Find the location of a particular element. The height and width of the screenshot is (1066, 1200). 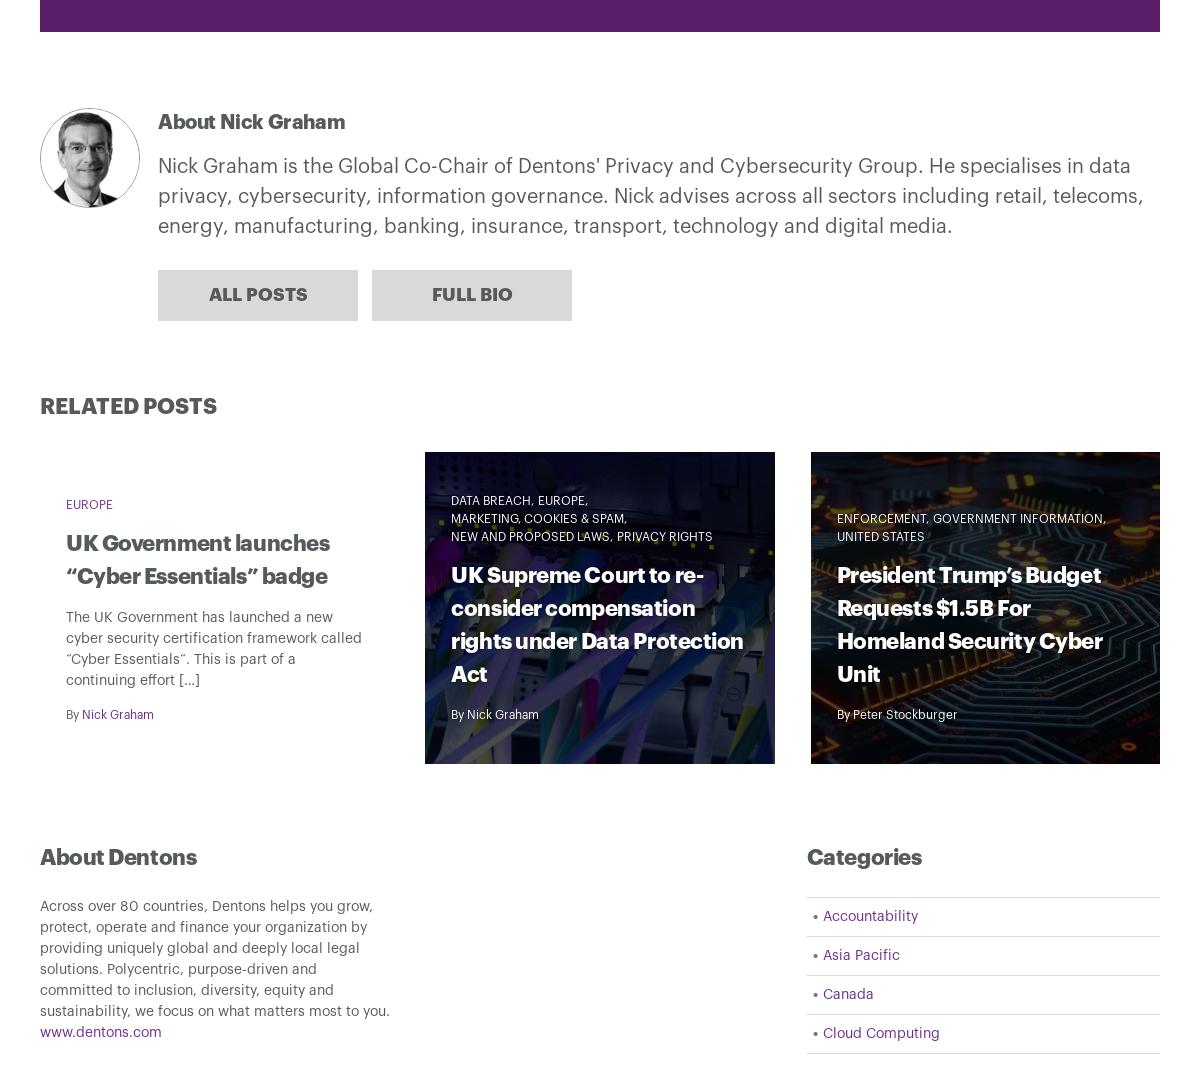

'Nick Graham is the Global Co-Chair of Dentons' Privacy and Cybersecurity Group. He specialises in data privacy, cybersecurity, information governance. Nick advises across all sectors including retail, telecoms, energy, manufacturing, banking, insurance, transport, technology and digital media.' is located at coordinates (651, 195).